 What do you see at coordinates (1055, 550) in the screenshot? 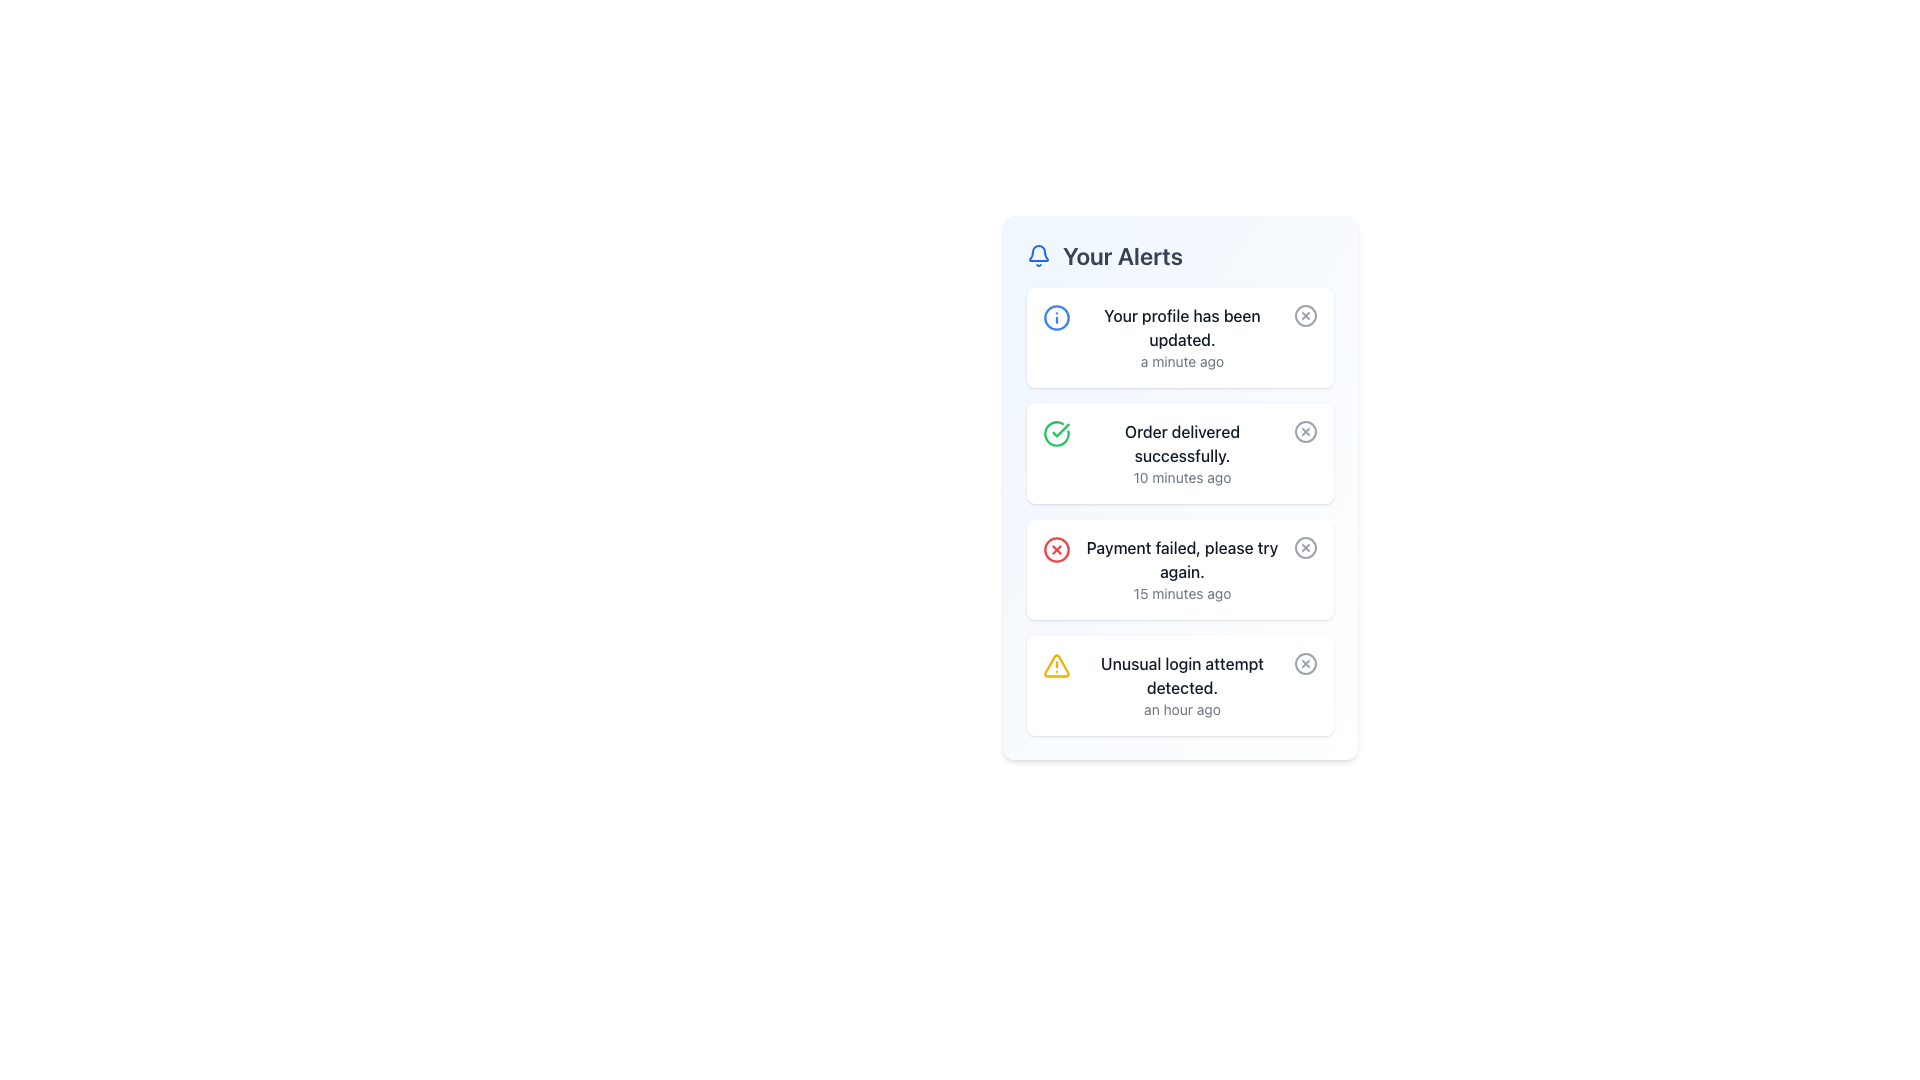
I see `the warning icon that signifies a payment failure, located in the third notification item of the alert message` at bounding box center [1055, 550].